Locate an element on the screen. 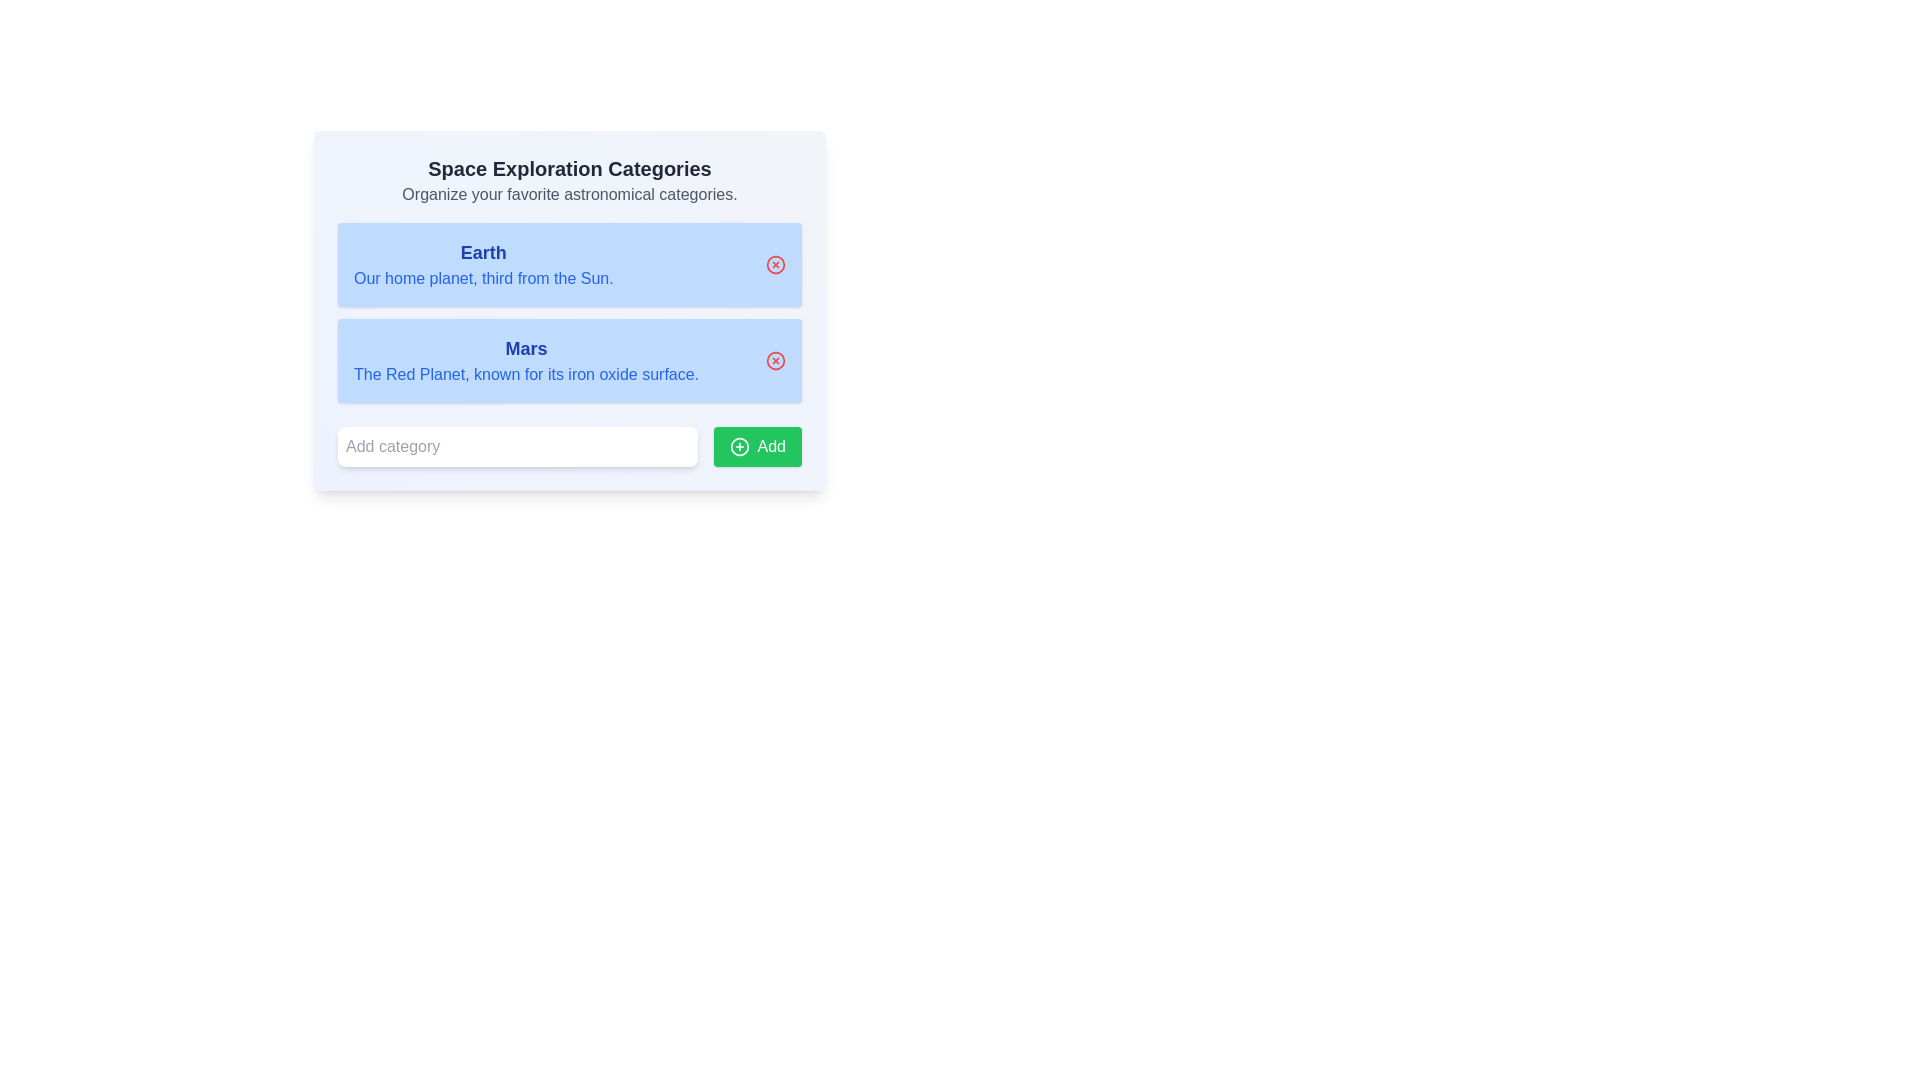 The height and width of the screenshot is (1080, 1920). the text label that serves as the title for the Earth category, located in the uppermost blue section of the list is located at coordinates (483, 252).